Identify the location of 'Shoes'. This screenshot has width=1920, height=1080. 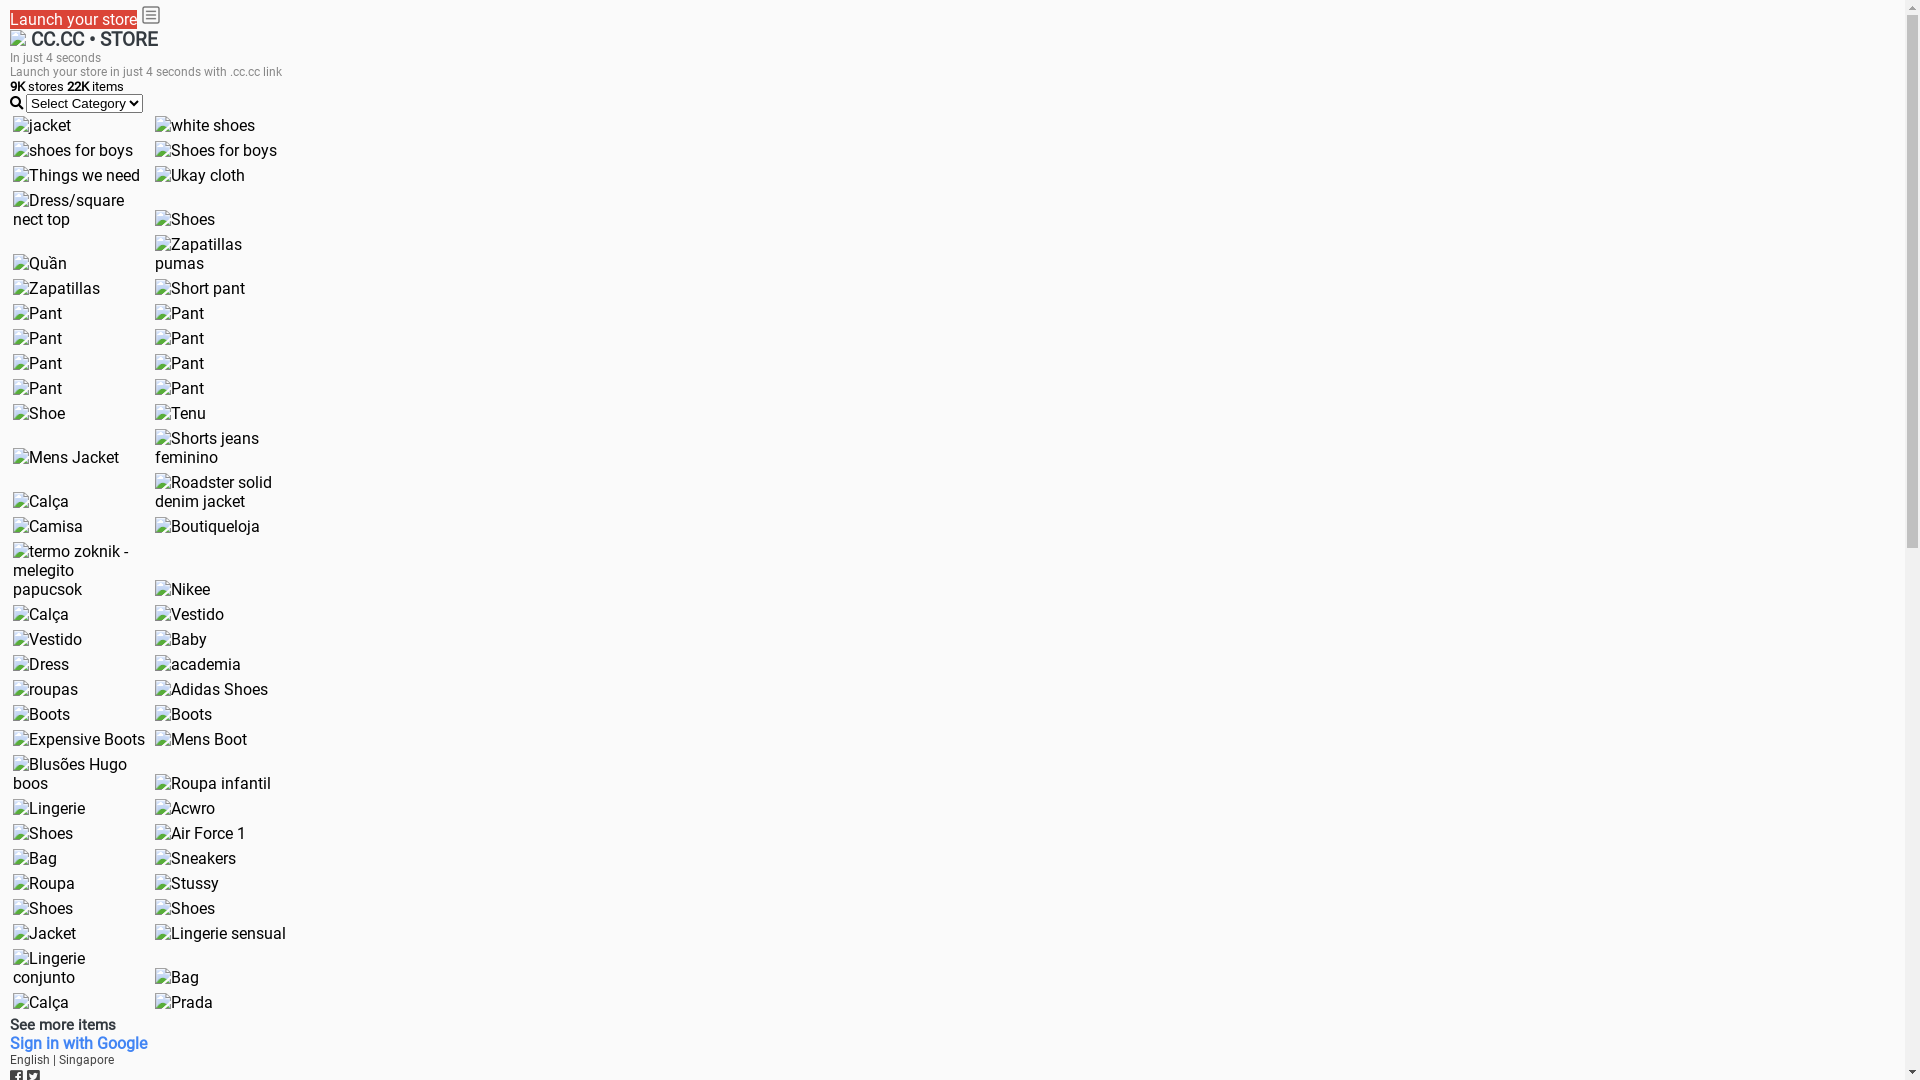
(153, 219).